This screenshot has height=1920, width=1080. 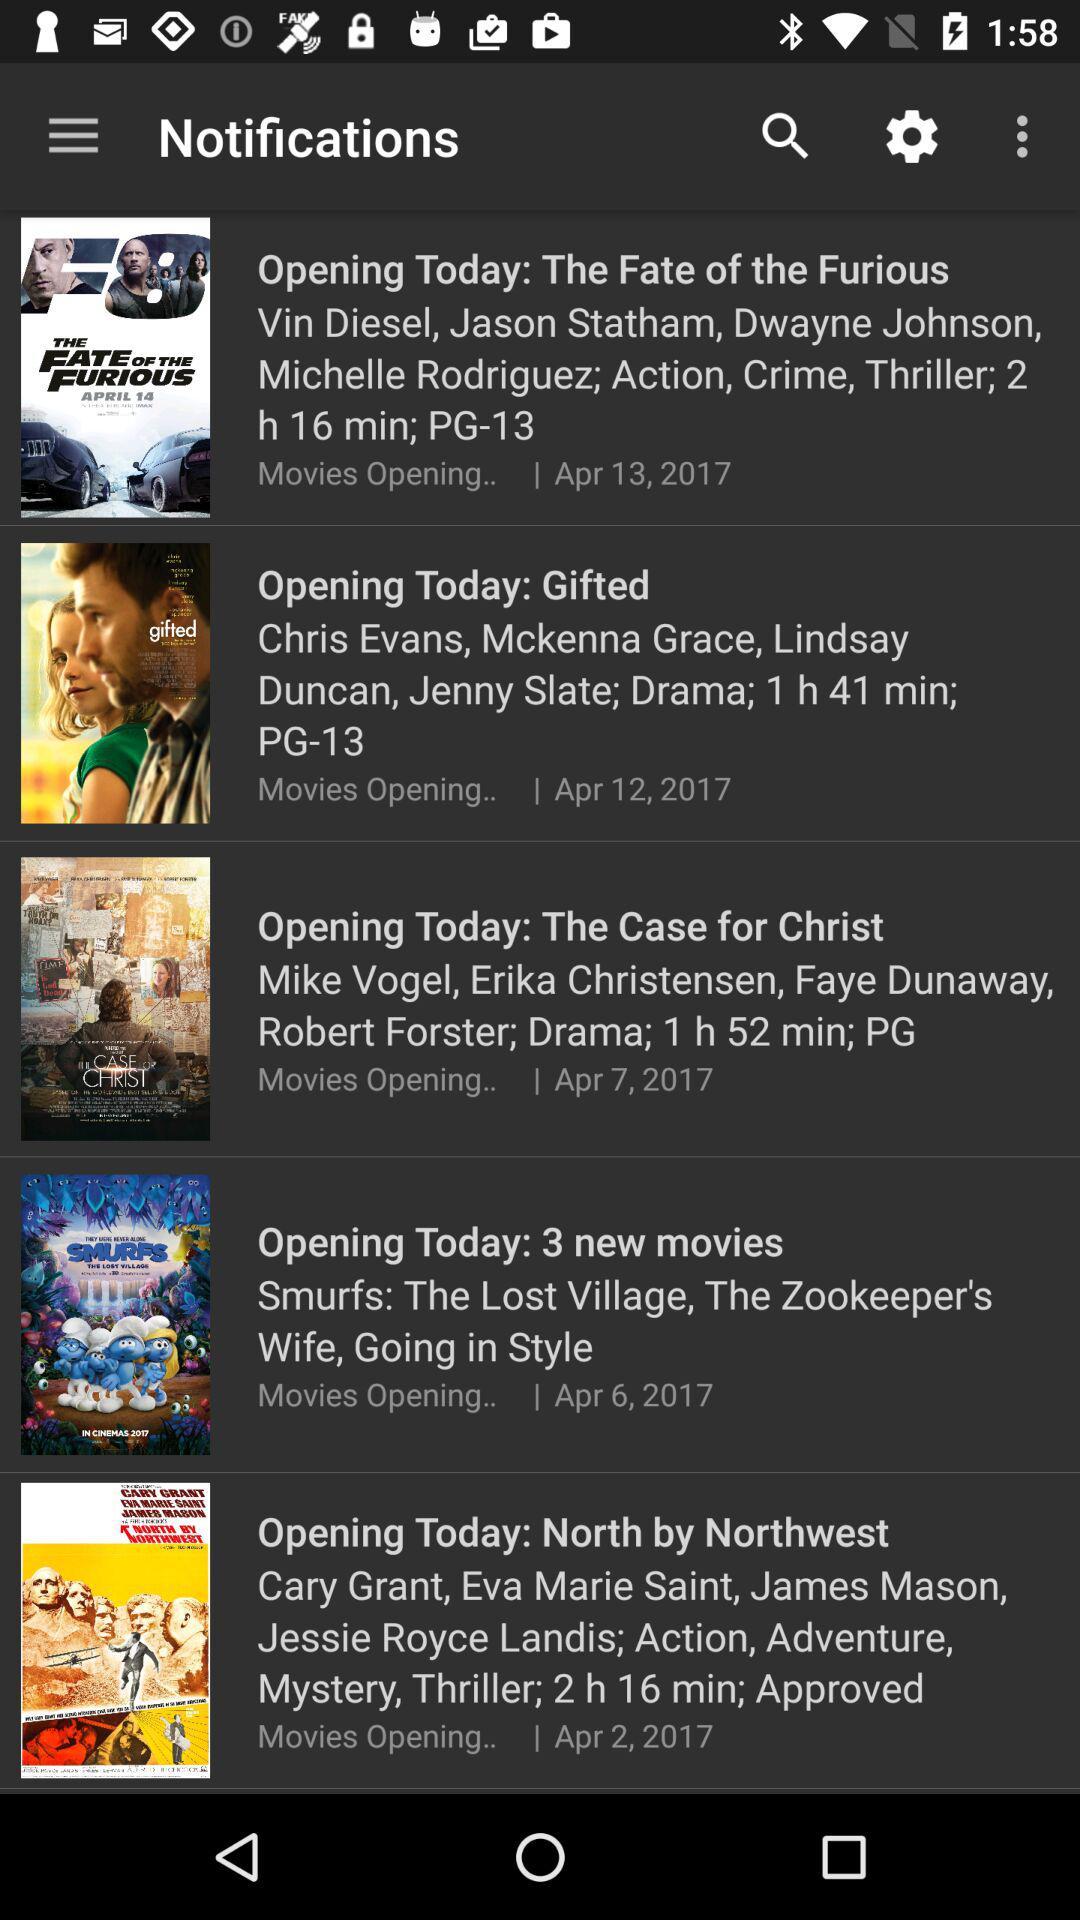 What do you see at coordinates (535, 1077) in the screenshot?
I see `the | item` at bounding box center [535, 1077].